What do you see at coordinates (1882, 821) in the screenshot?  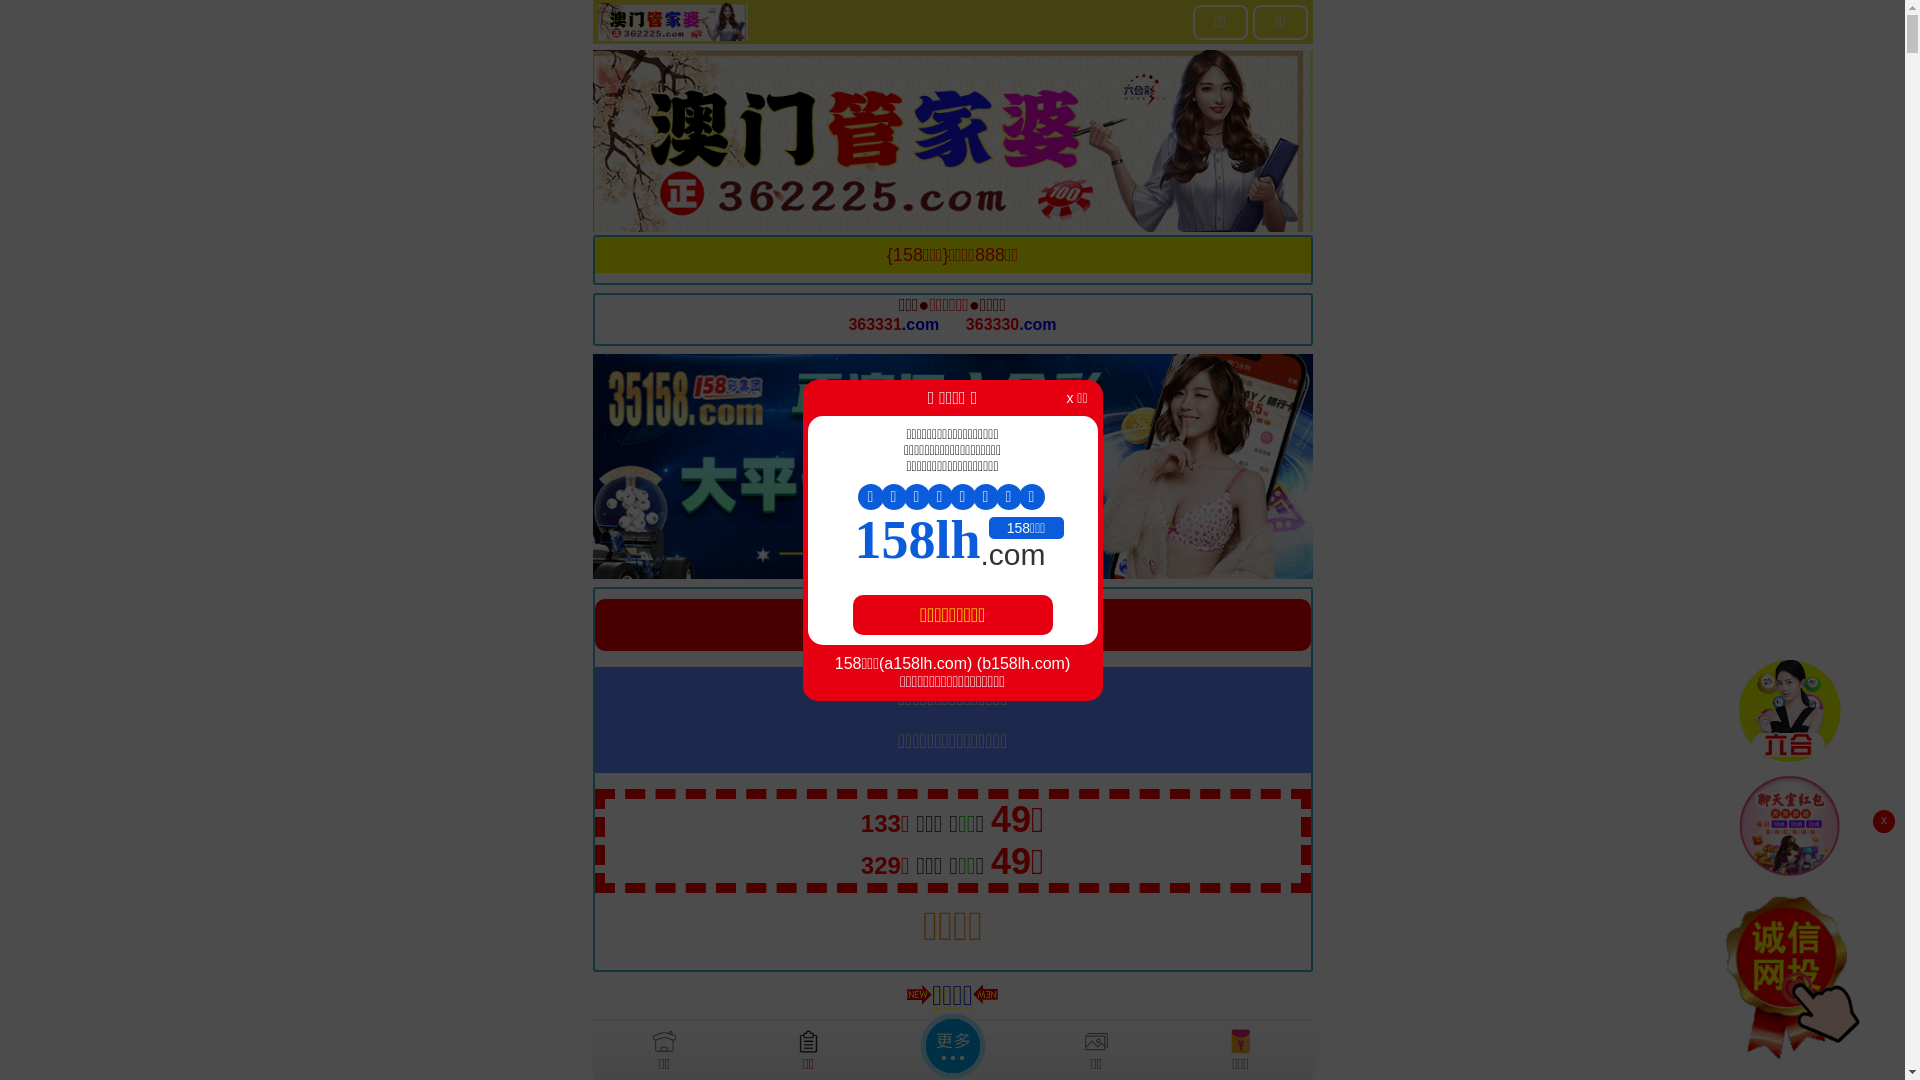 I see `'x'` at bounding box center [1882, 821].